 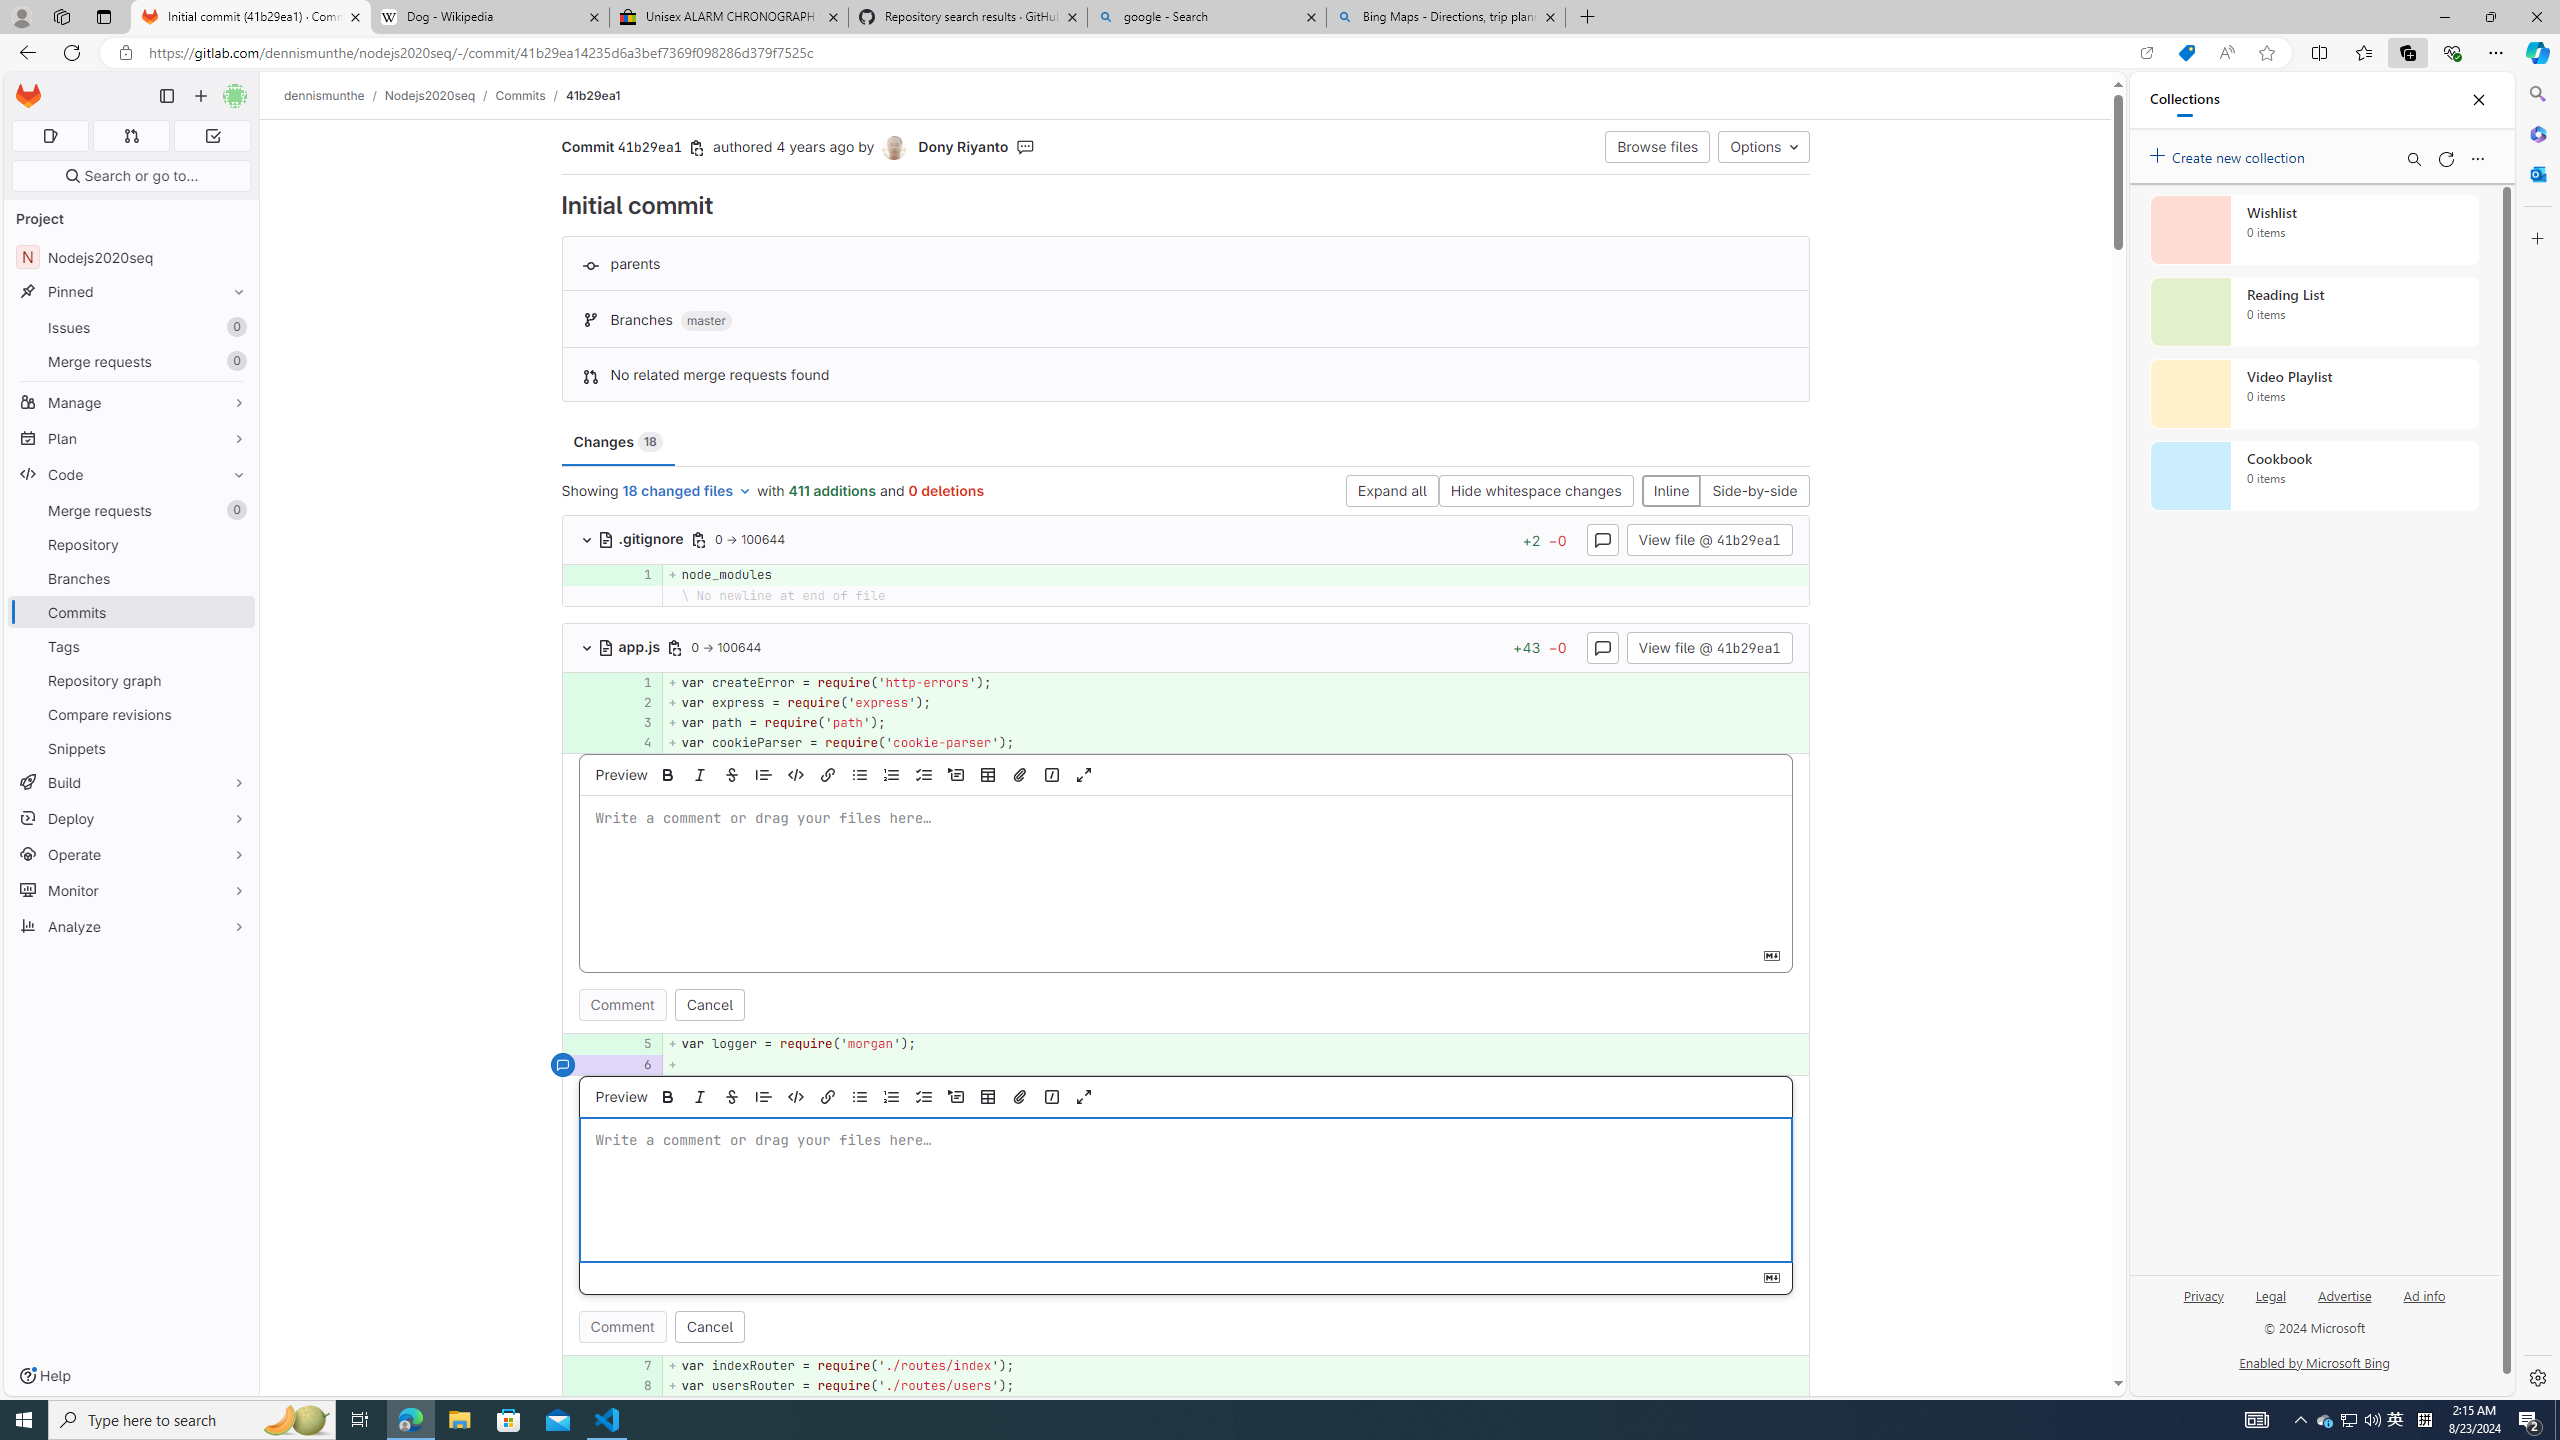 What do you see at coordinates (1390, 490) in the screenshot?
I see `'Expand all'` at bounding box center [1390, 490].